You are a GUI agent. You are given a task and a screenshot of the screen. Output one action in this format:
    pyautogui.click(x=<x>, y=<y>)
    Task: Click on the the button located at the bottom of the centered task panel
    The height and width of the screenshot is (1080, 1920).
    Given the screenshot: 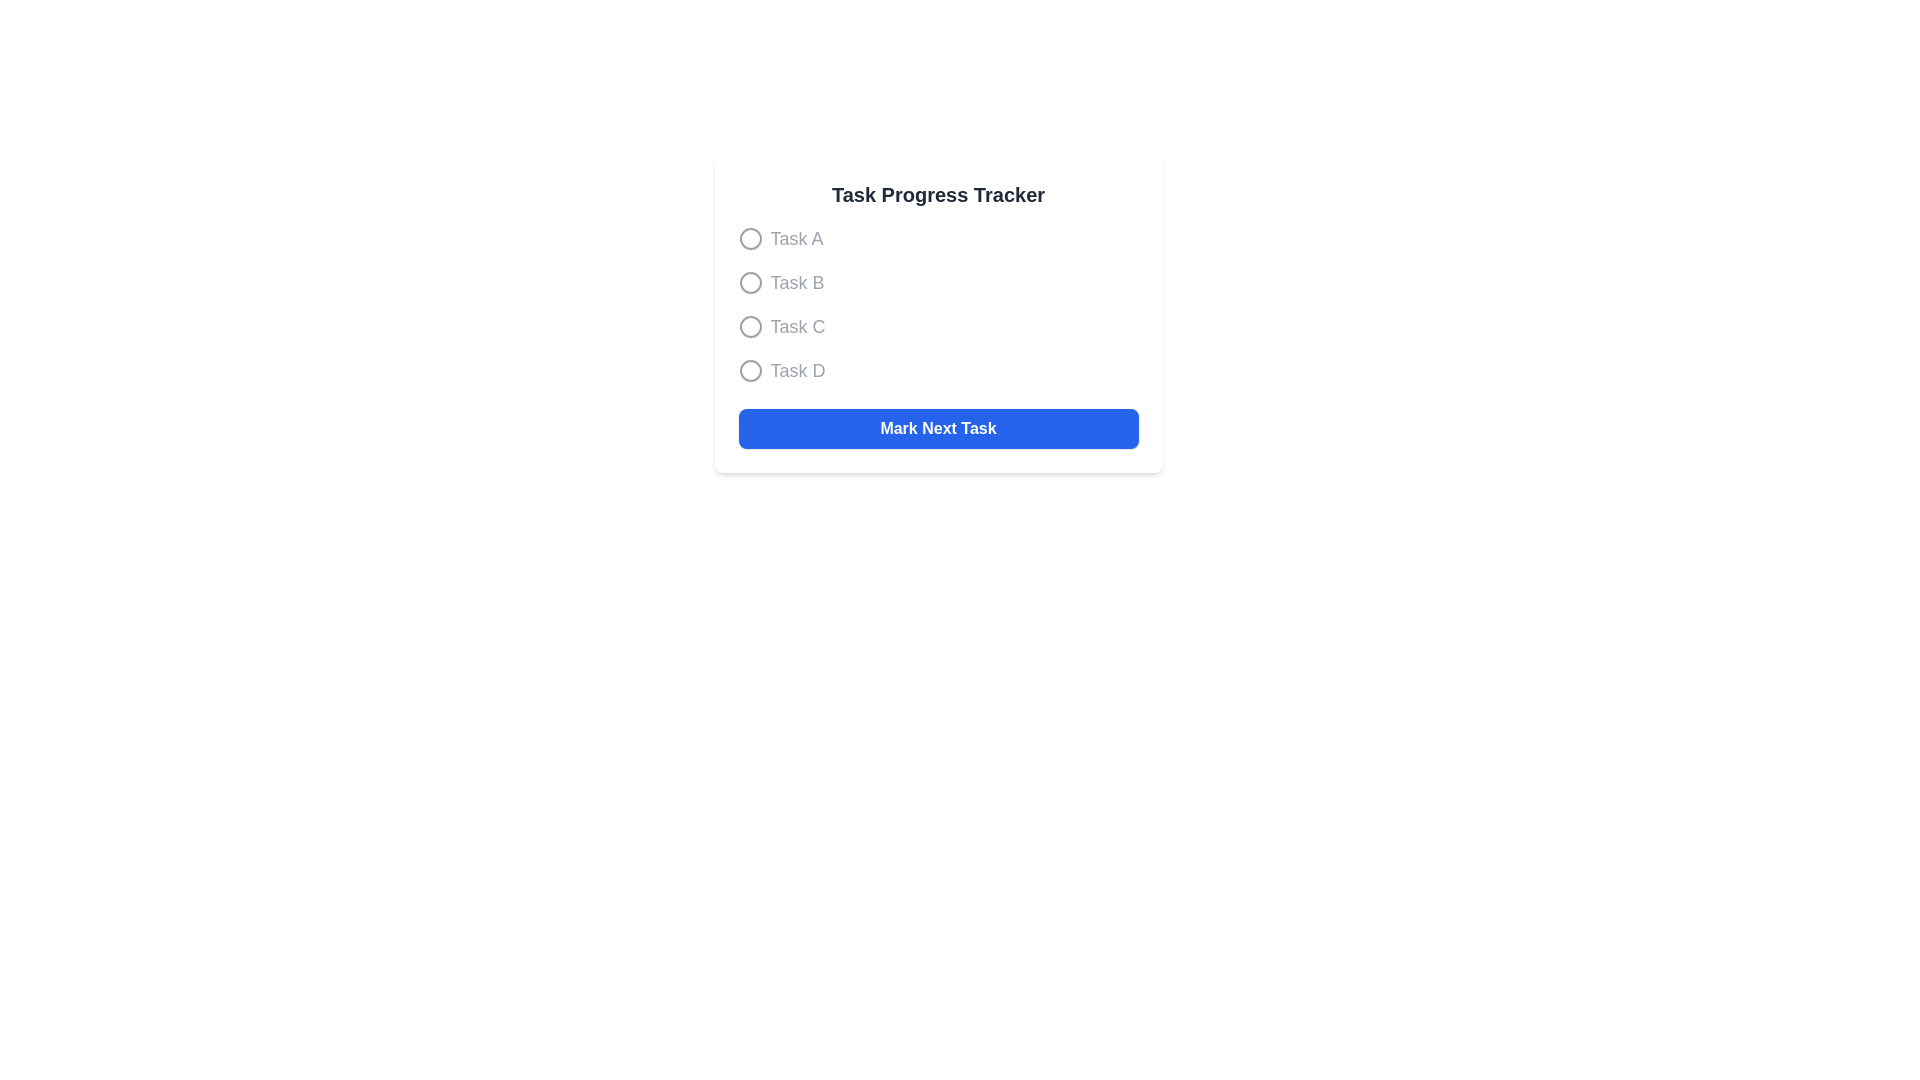 What is the action you would take?
    pyautogui.click(x=937, y=427)
    